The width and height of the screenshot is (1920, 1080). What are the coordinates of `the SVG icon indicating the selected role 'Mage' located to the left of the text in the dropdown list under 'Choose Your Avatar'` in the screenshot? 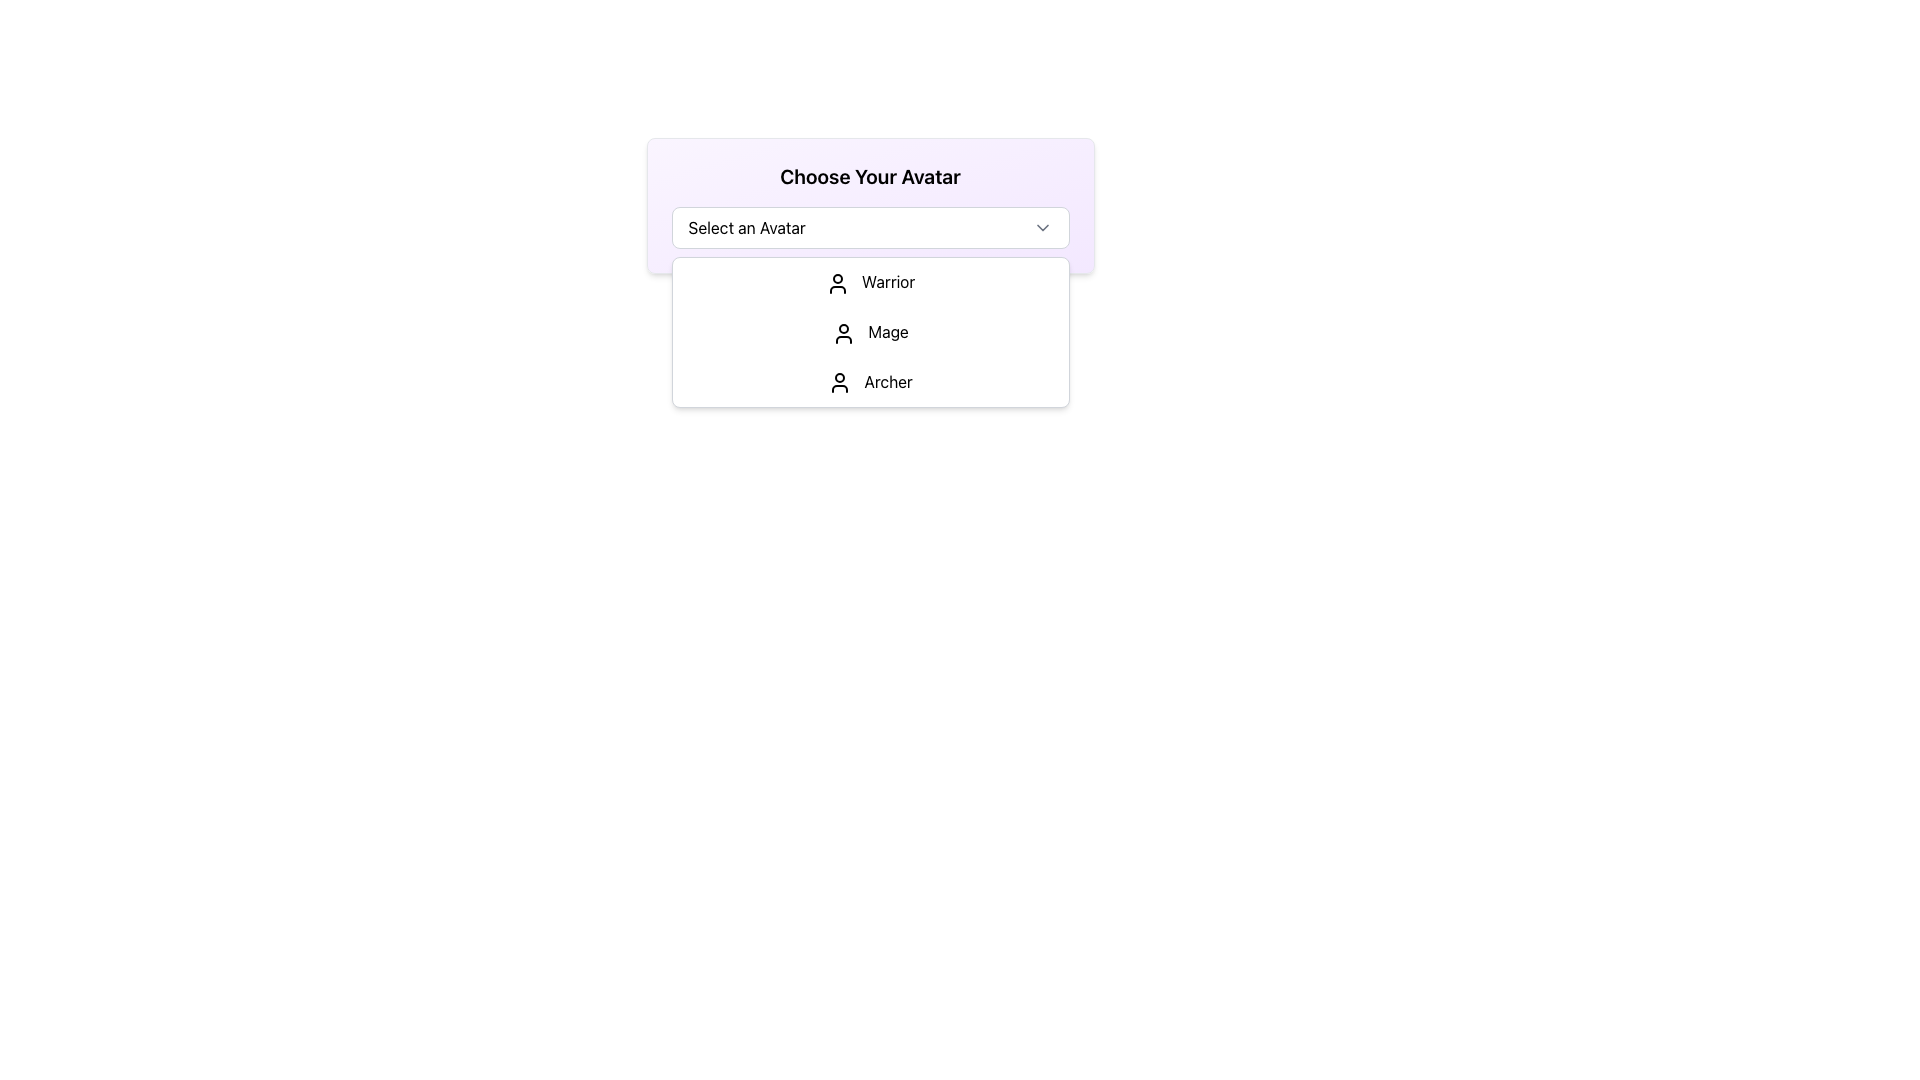 It's located at (844, 332).